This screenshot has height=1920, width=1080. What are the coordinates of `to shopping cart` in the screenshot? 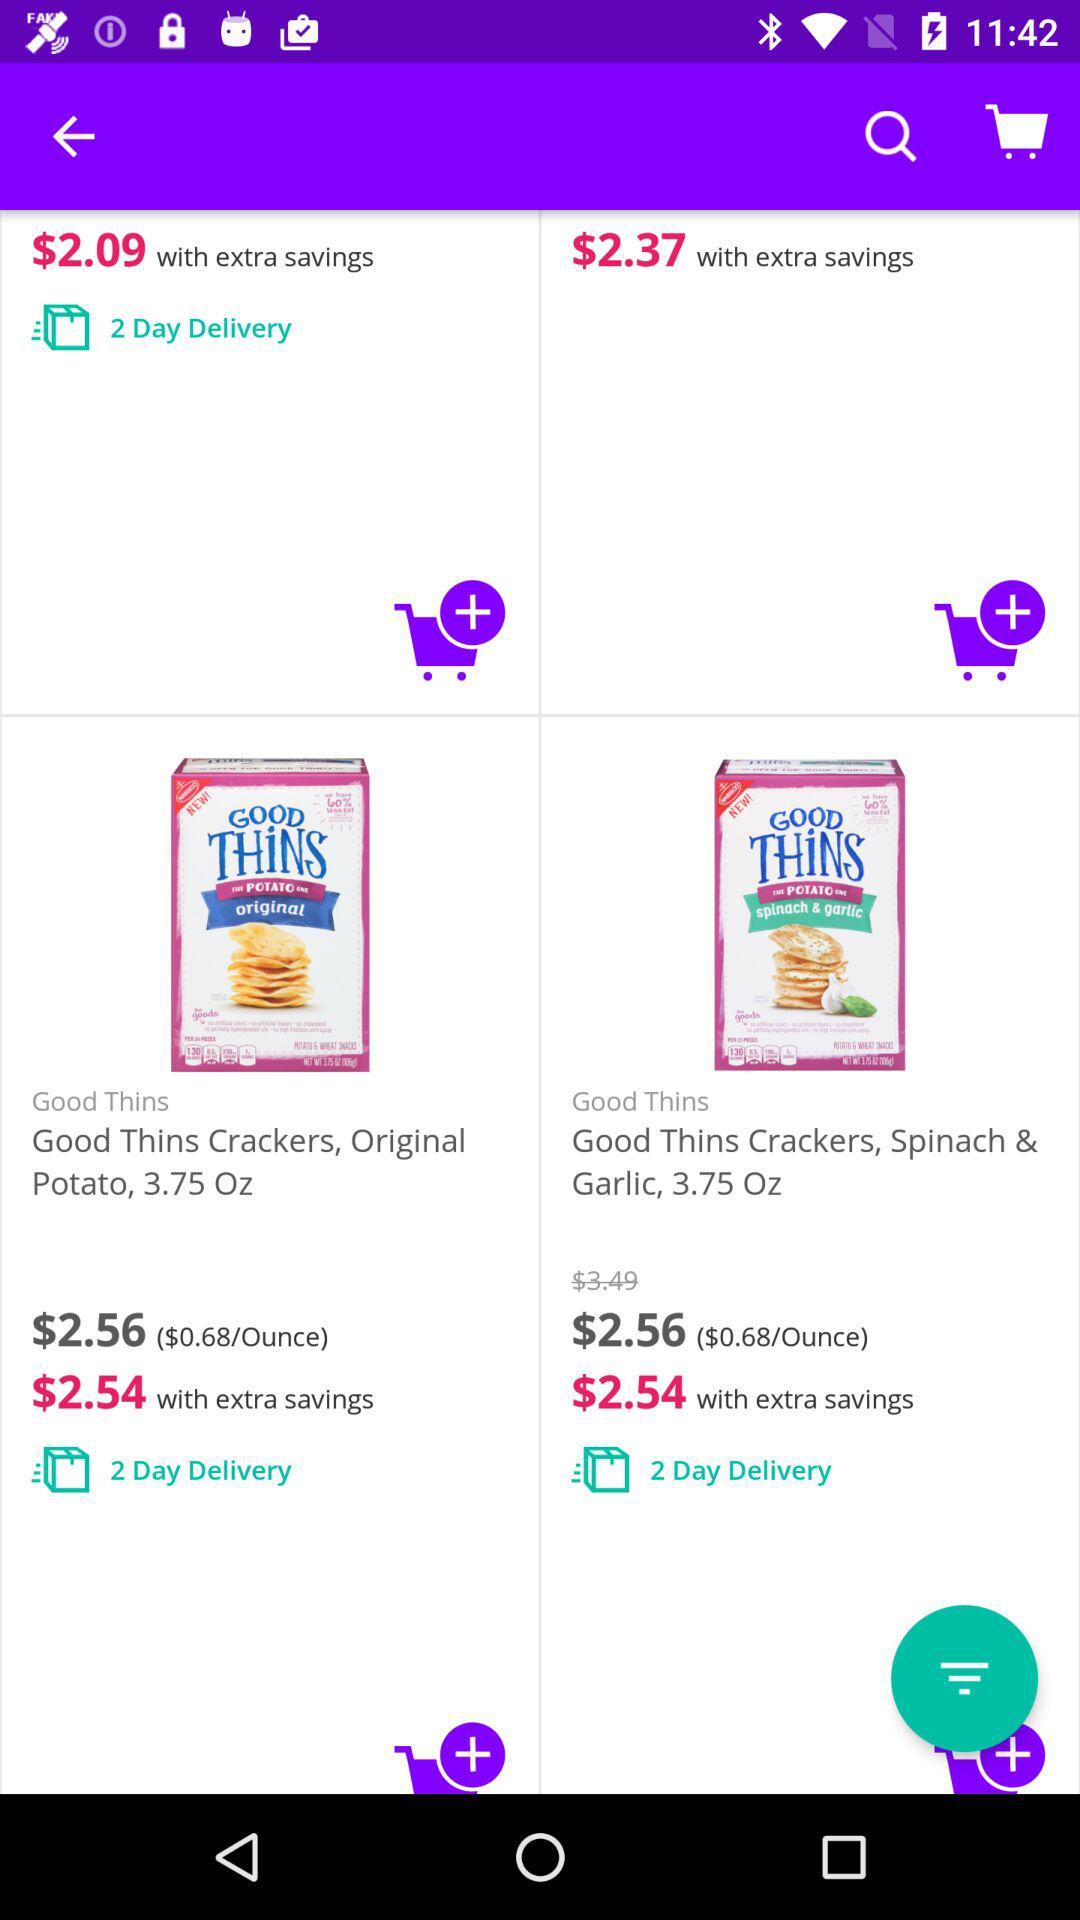 It's located at (451, 628).